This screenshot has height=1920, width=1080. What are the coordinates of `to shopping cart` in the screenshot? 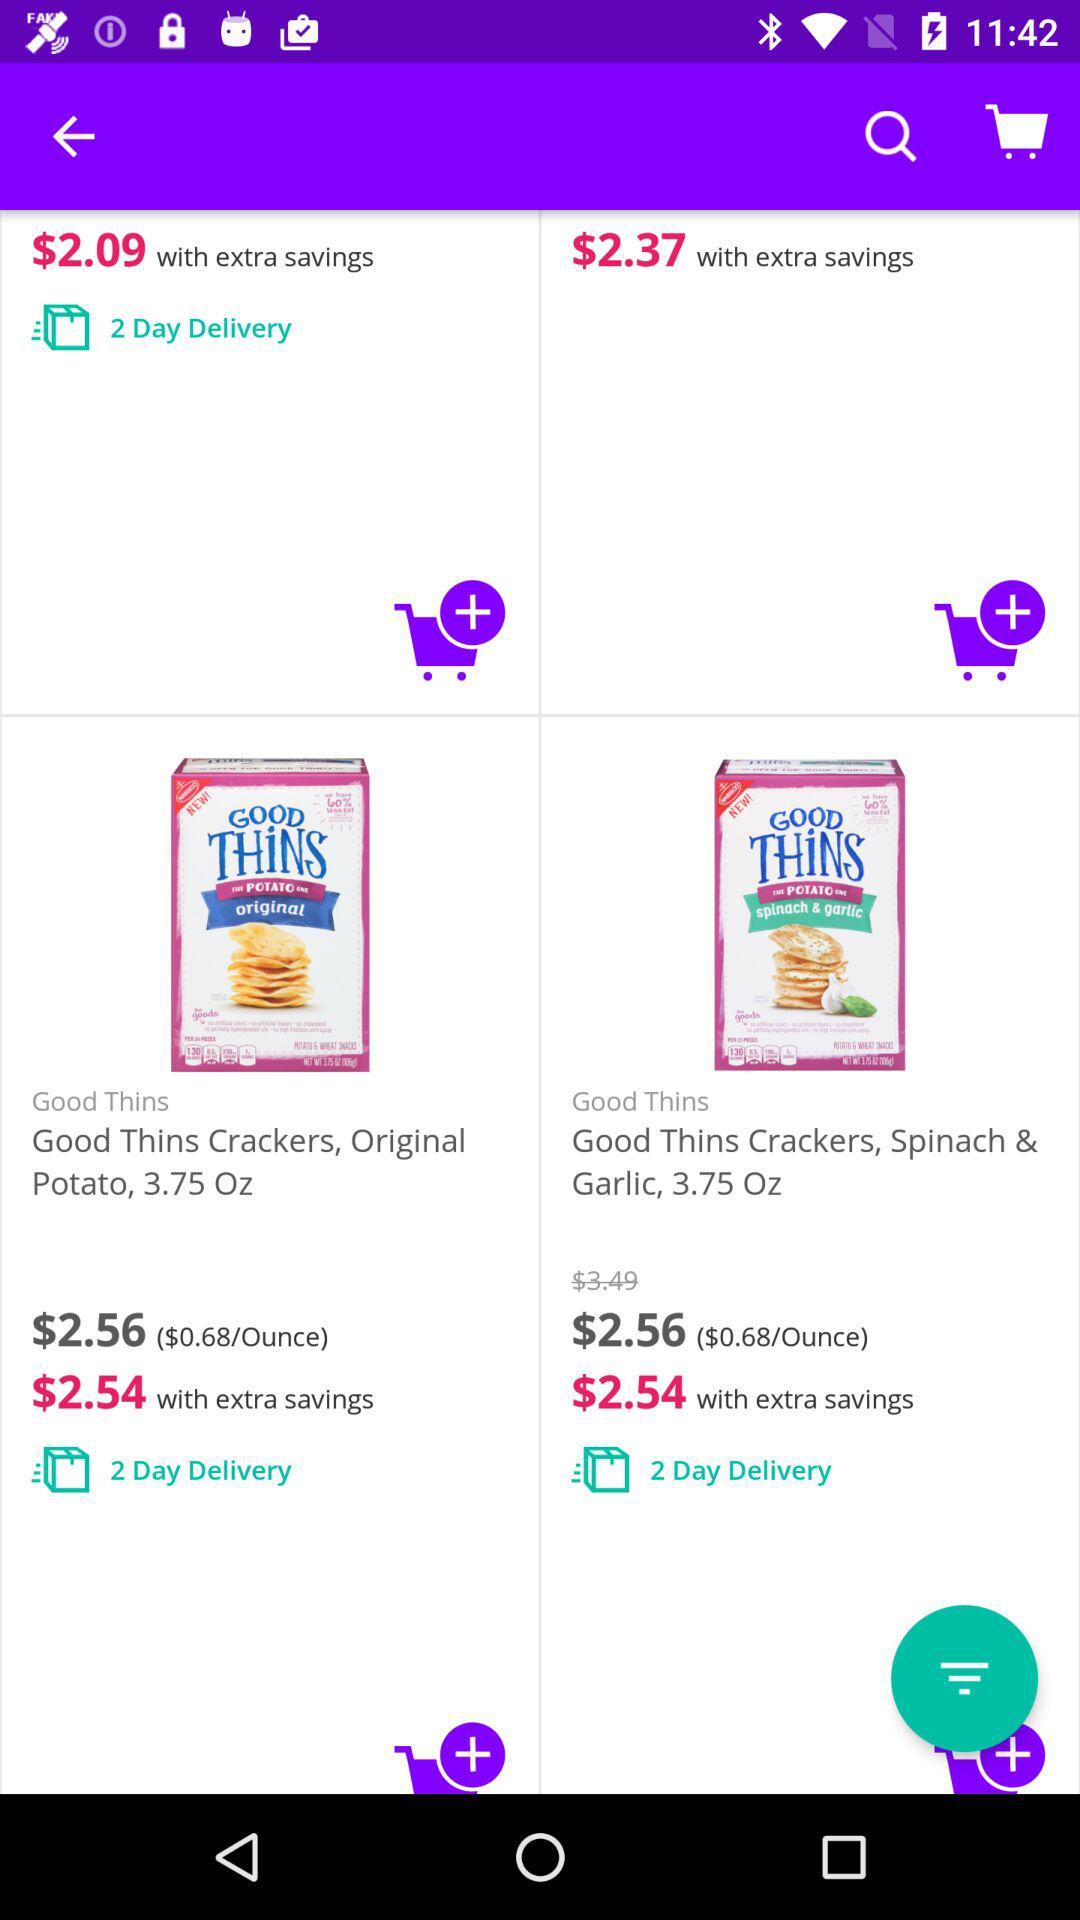 It's located at (451, 628).